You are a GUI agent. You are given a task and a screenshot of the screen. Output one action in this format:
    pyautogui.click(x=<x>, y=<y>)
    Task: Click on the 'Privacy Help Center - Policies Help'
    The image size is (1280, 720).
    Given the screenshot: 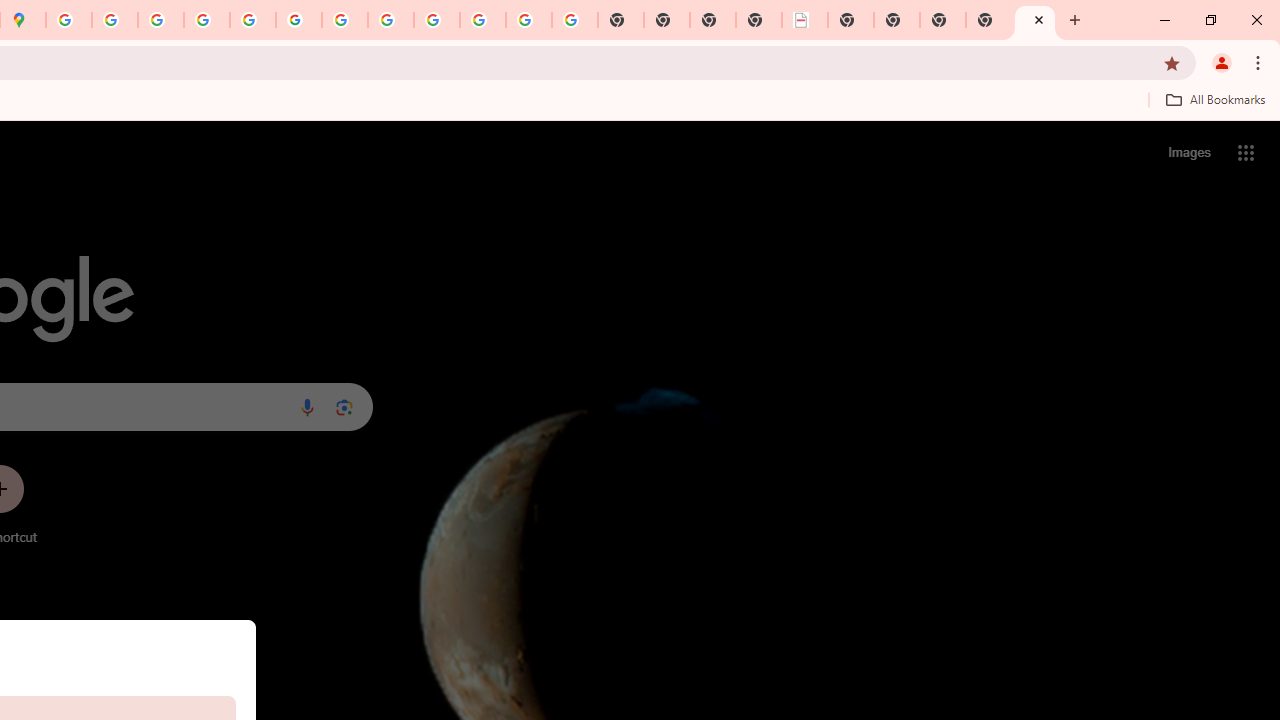 What is the action you would take?
    pyautogui.click(x=207, y=20)
    